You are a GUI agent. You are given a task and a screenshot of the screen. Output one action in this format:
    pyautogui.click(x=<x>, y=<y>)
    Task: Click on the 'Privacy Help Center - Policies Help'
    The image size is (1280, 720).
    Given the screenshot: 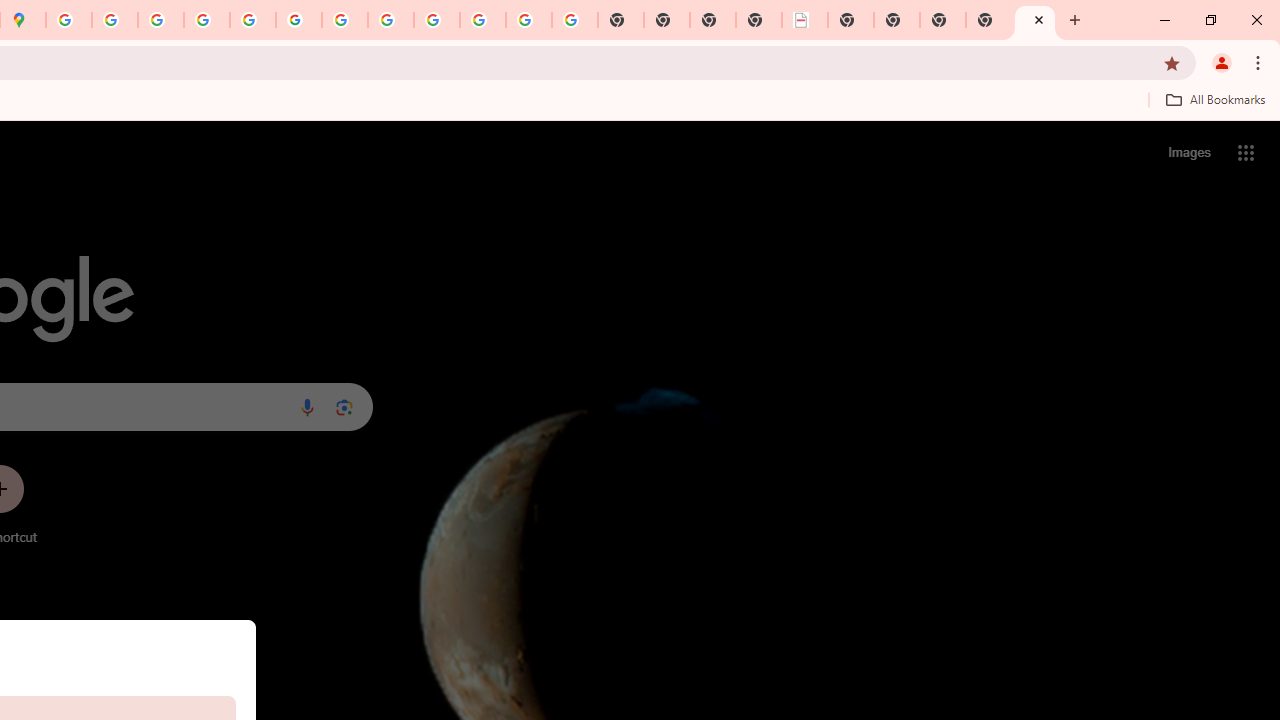 What is the action you would take?
    pyautogui.click(x=207, y=20)
    